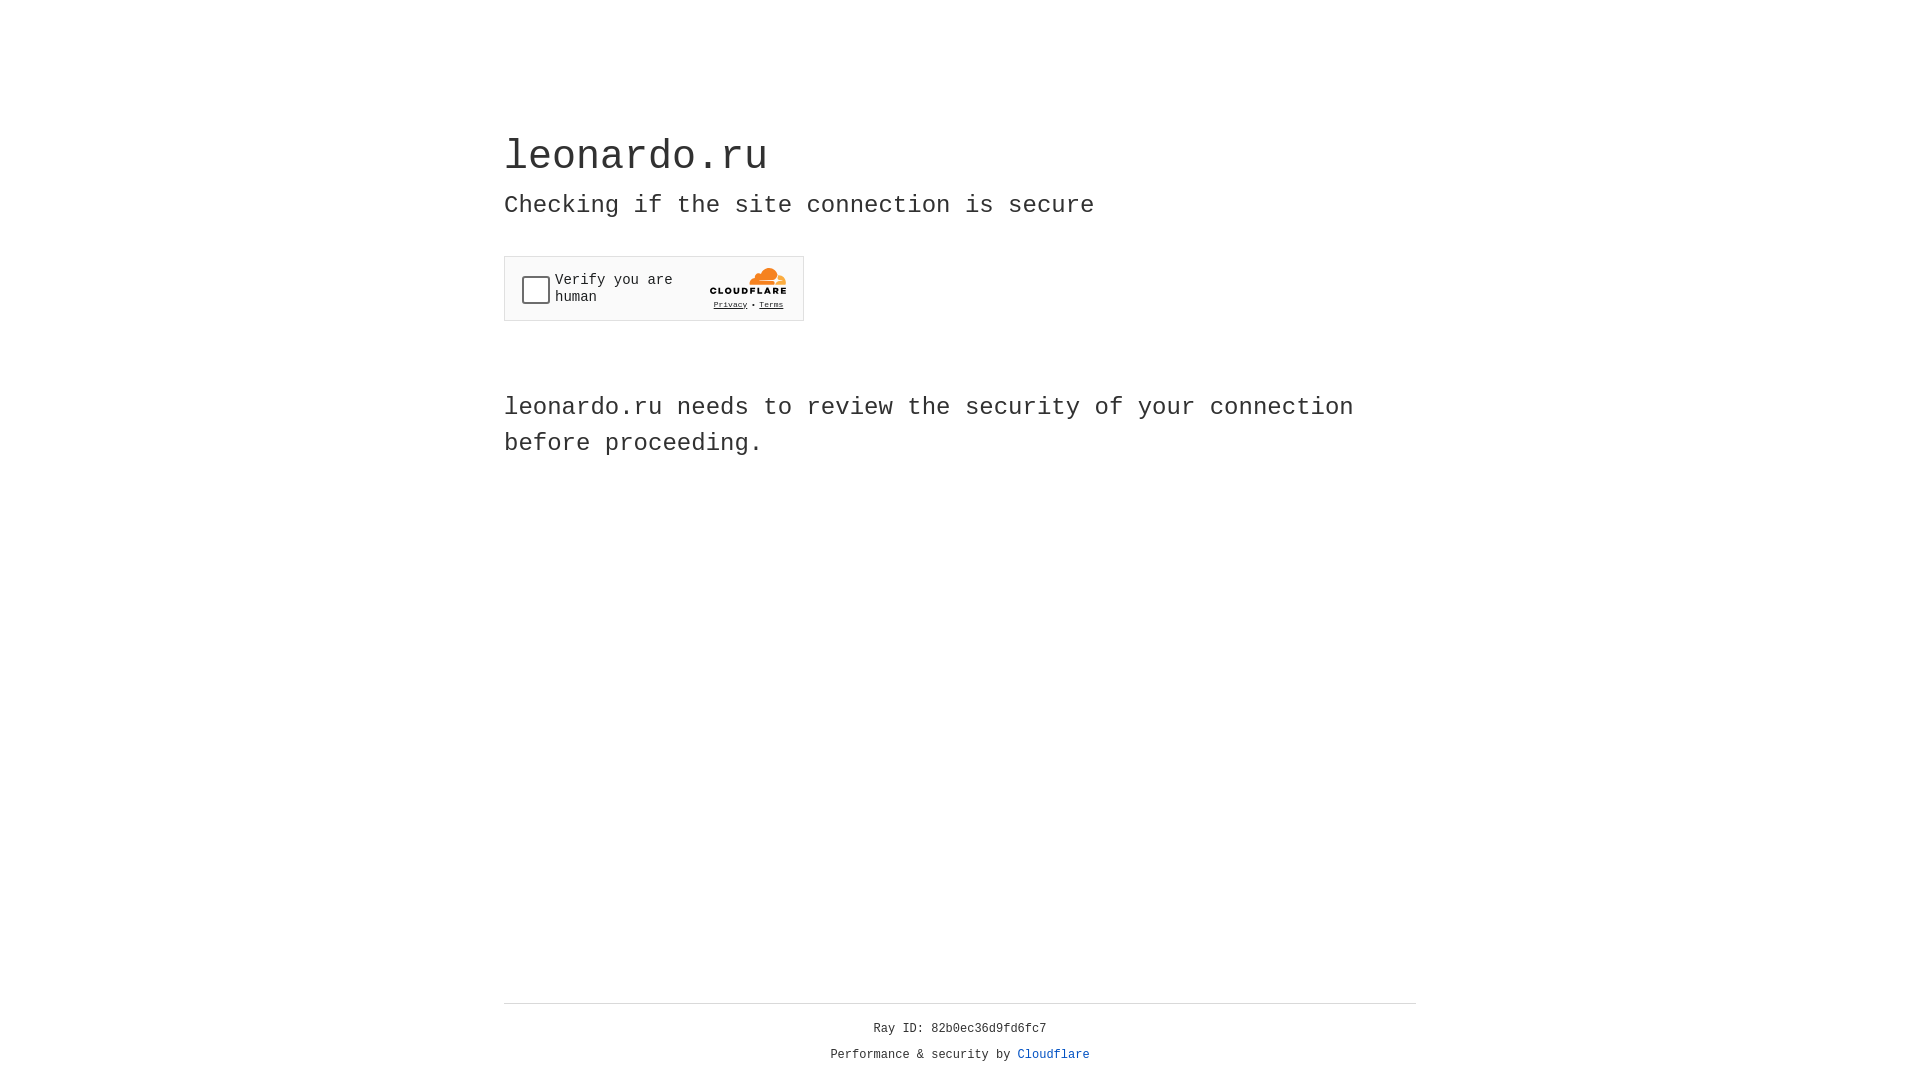  What do you see at coordinates (1017, 1054) in the screenshot?
I see `'Cloudflare'` at bounding box center [1017, 1054].